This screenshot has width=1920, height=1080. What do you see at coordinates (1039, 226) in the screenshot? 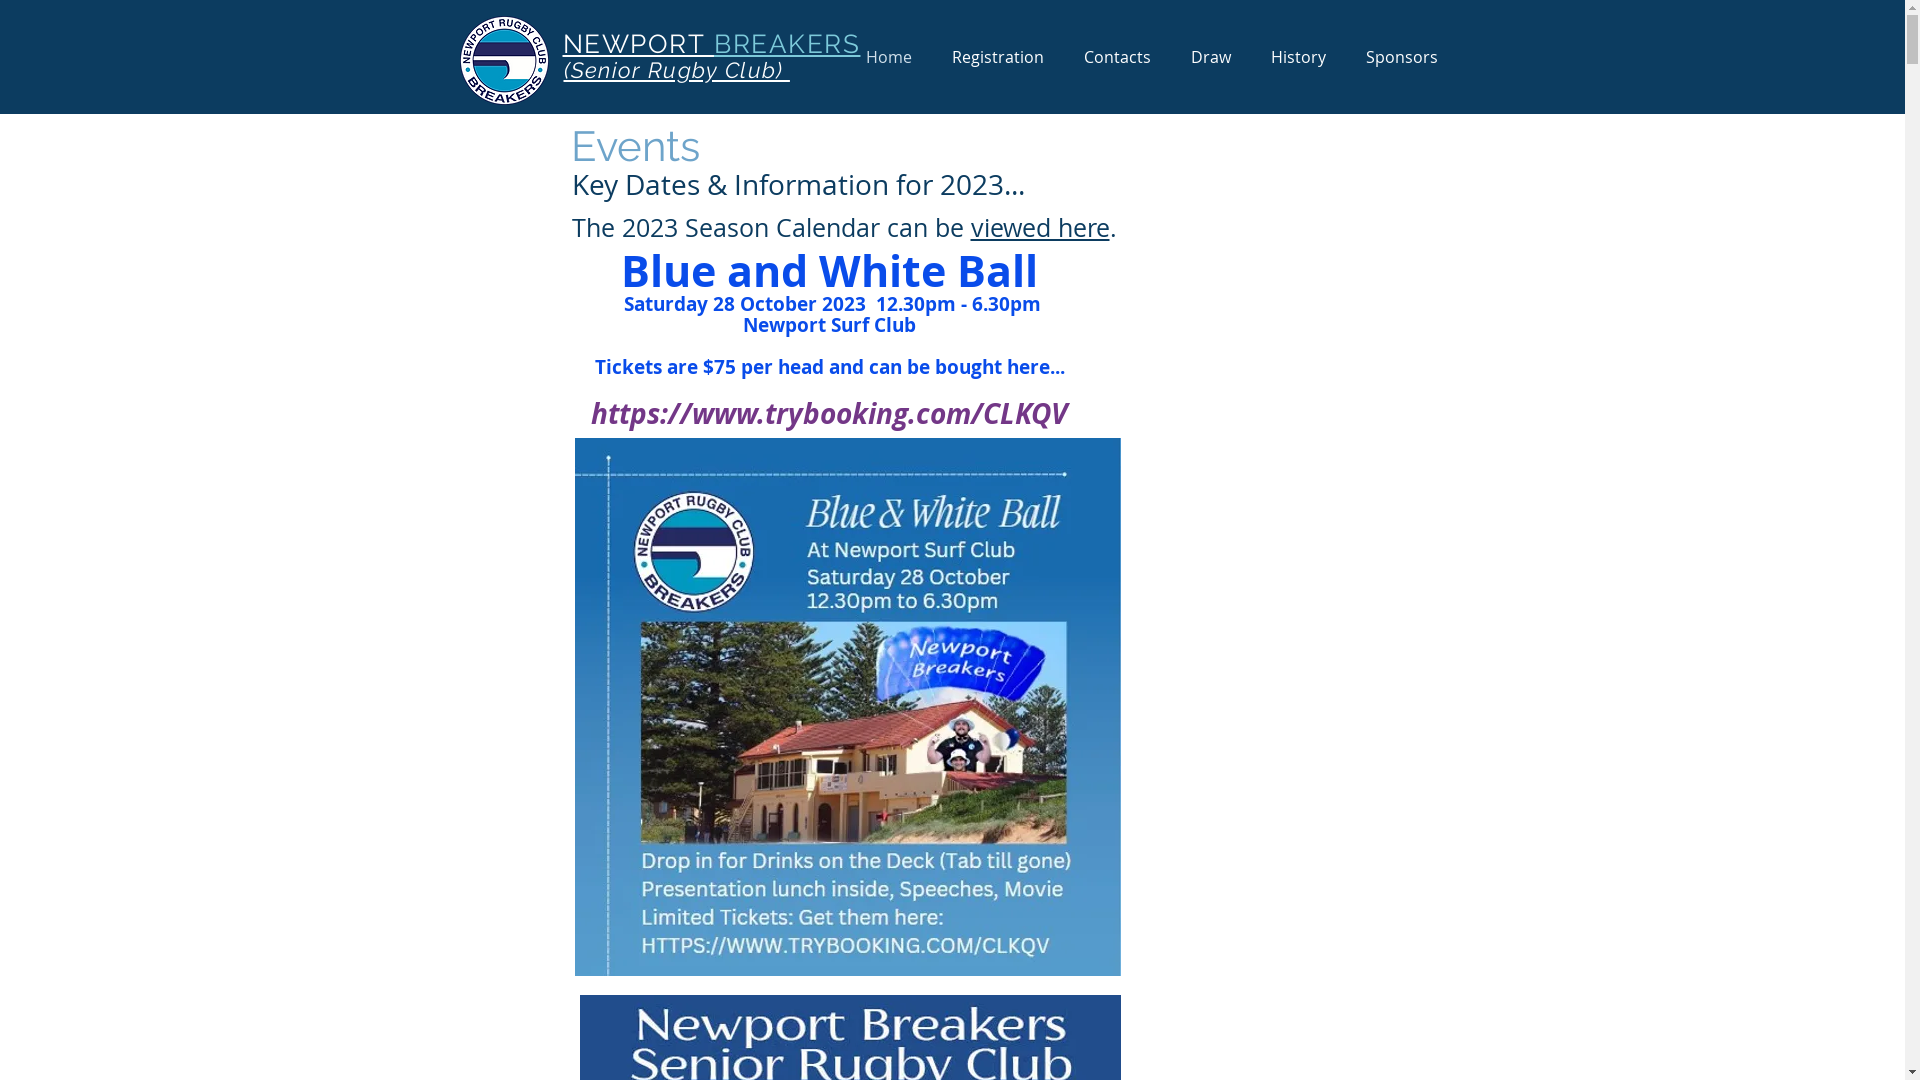
I see `'viewed here'` at bounding box center [1039, 226].